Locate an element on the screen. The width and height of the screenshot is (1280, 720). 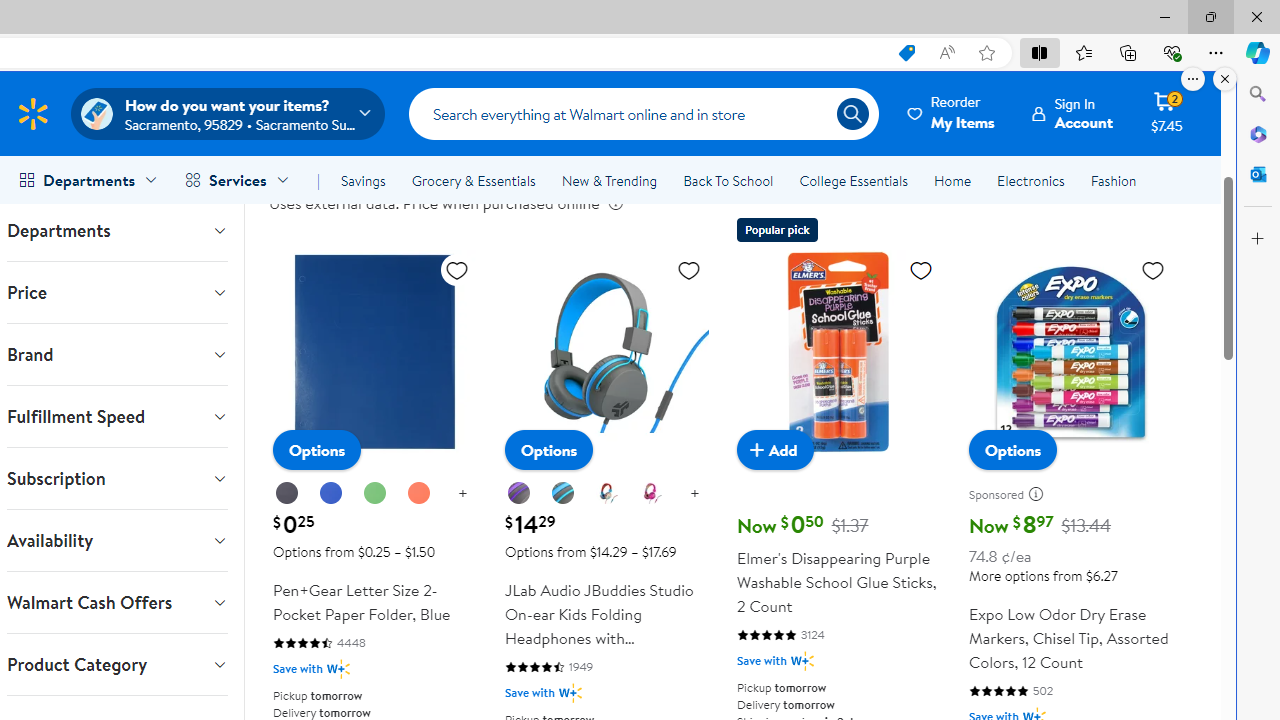
'College Essentials' is located at coordinates (853, 181).